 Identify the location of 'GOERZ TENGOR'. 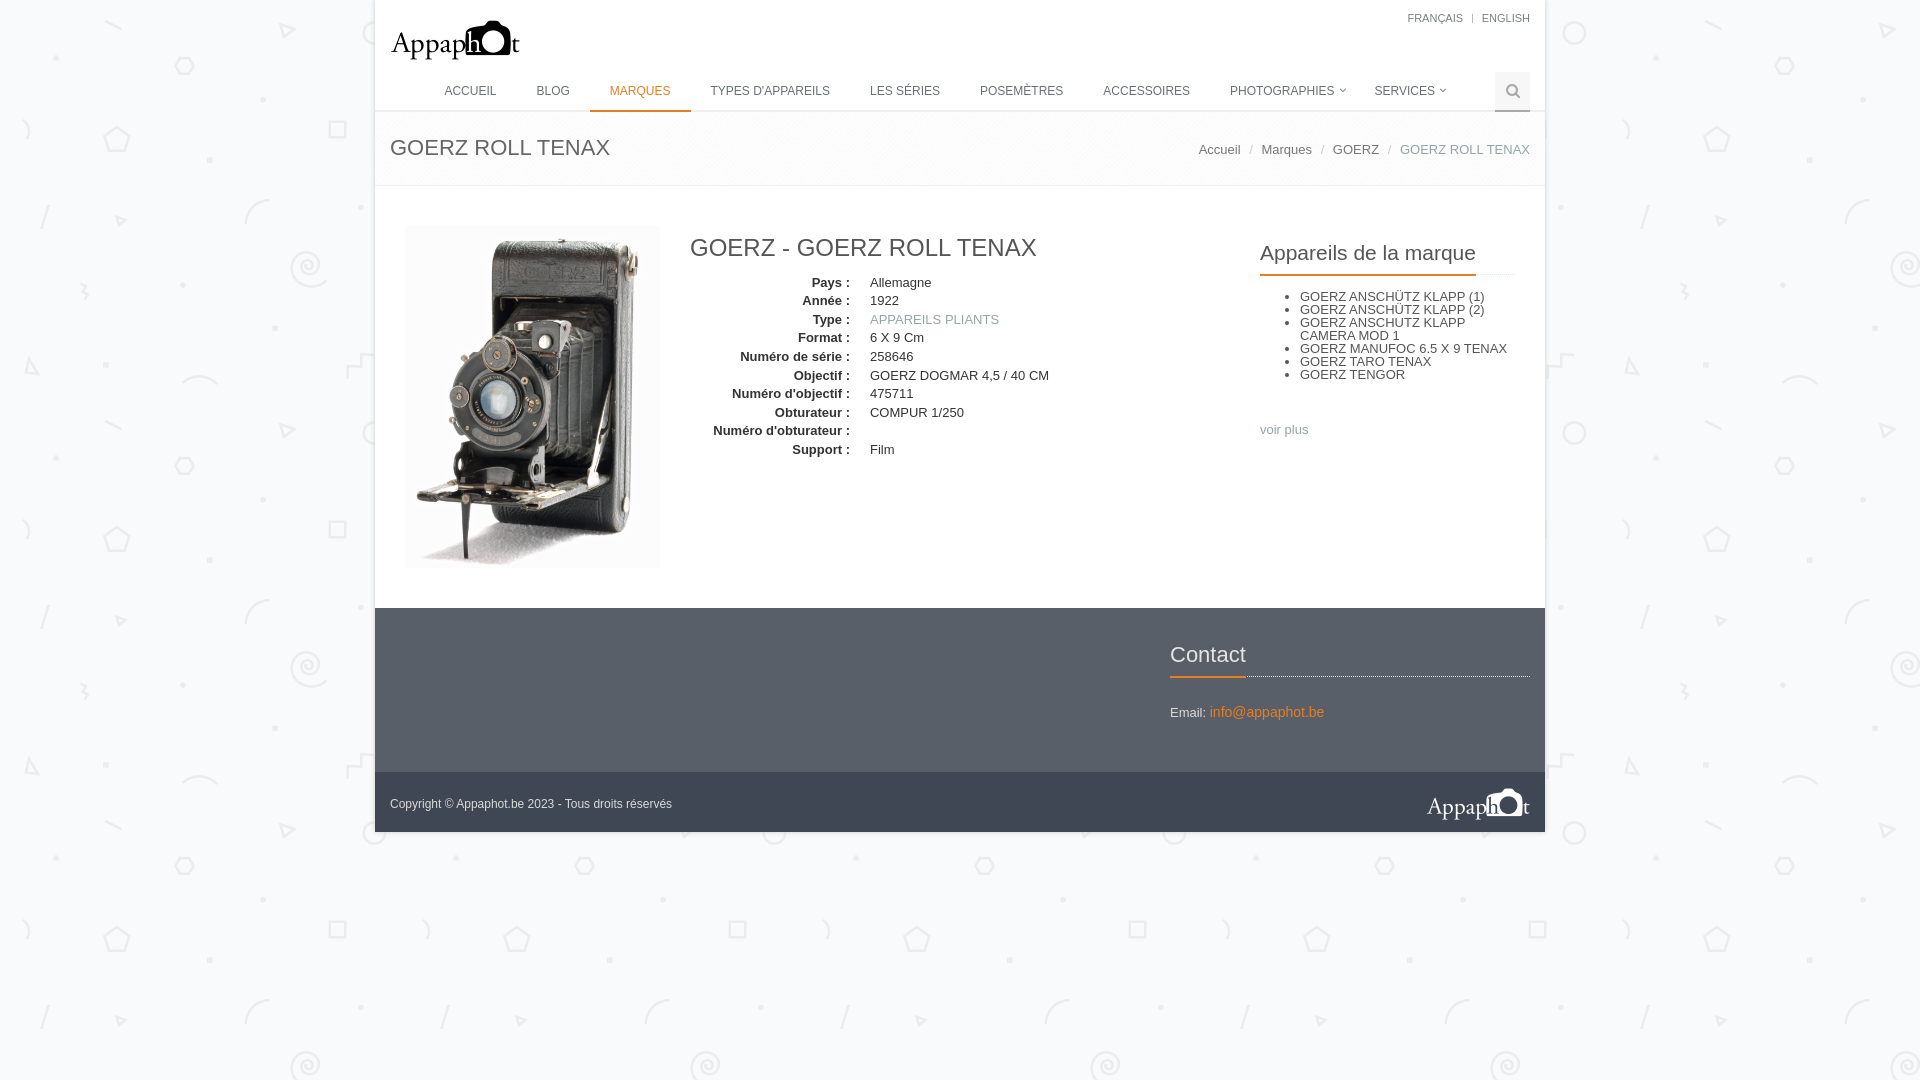
(1352, 374).